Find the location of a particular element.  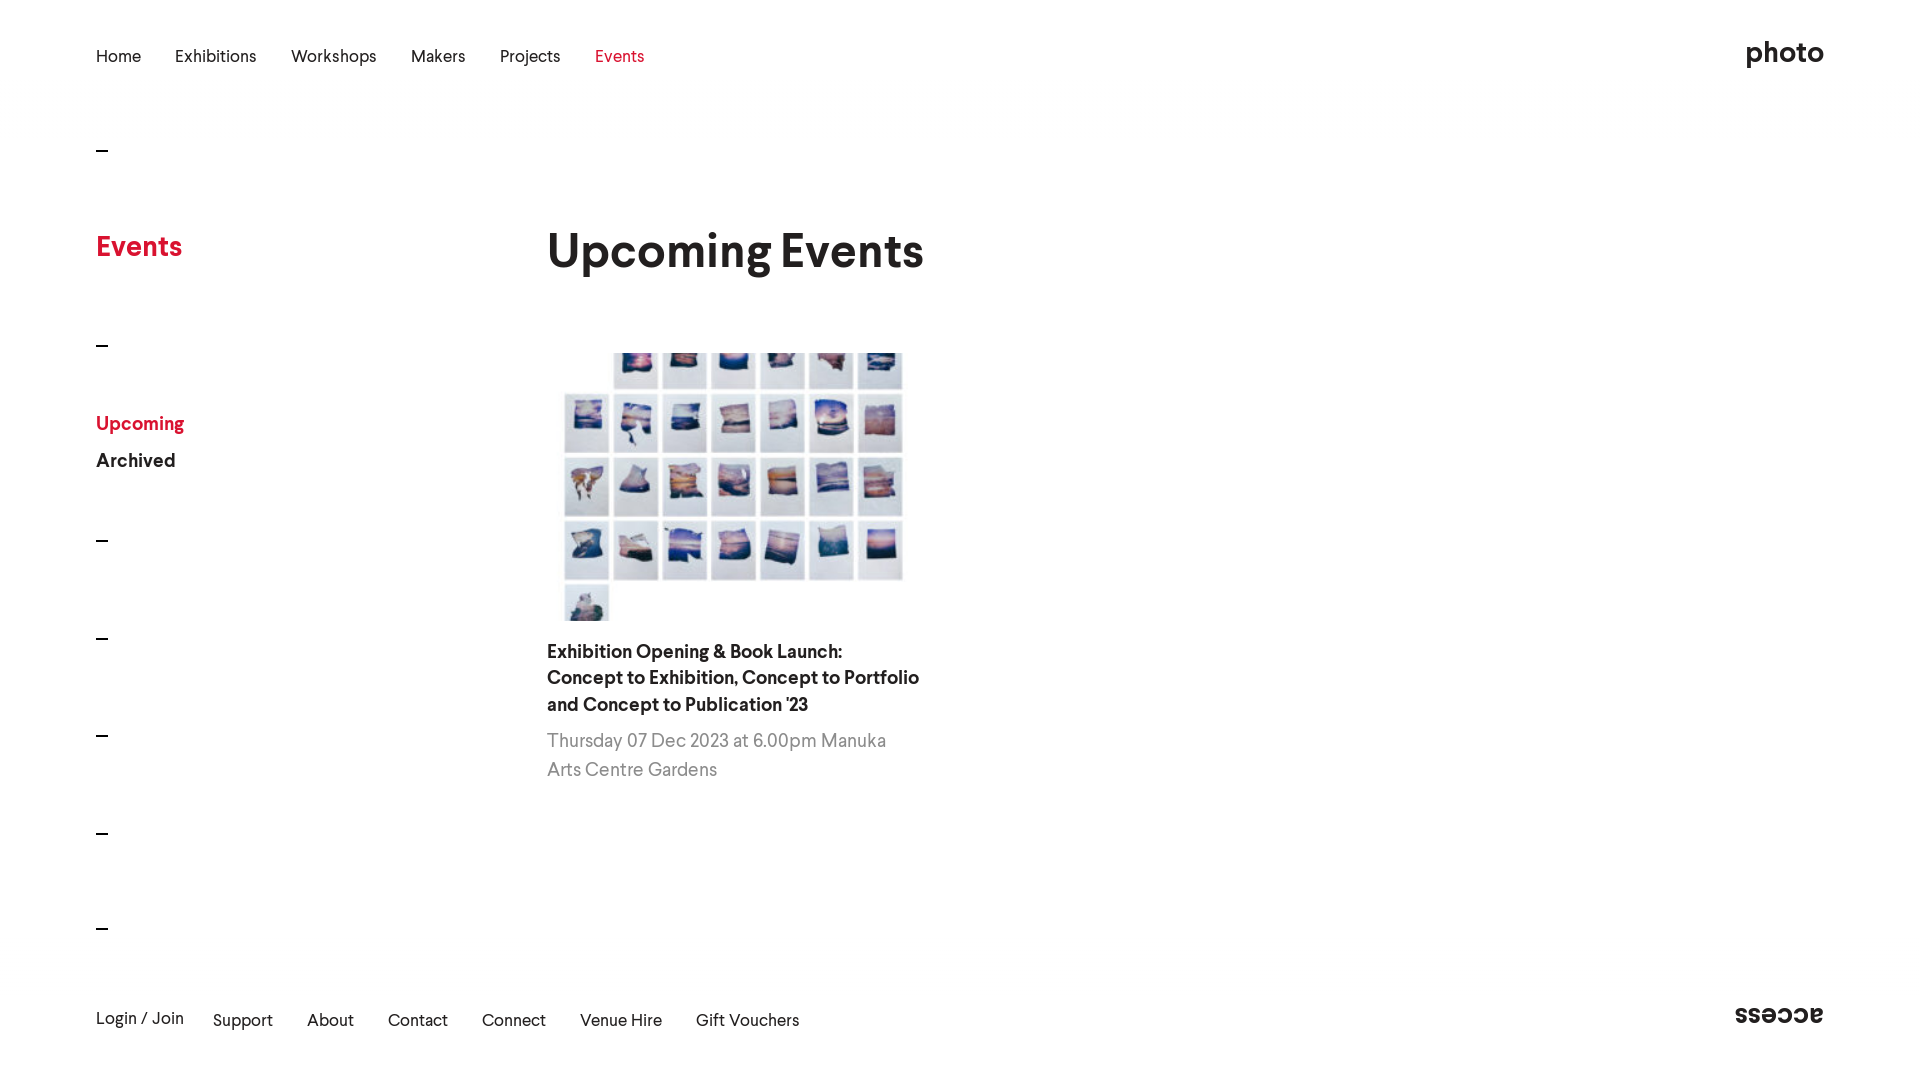

'Contact' is located at coordinates (416, 1021).